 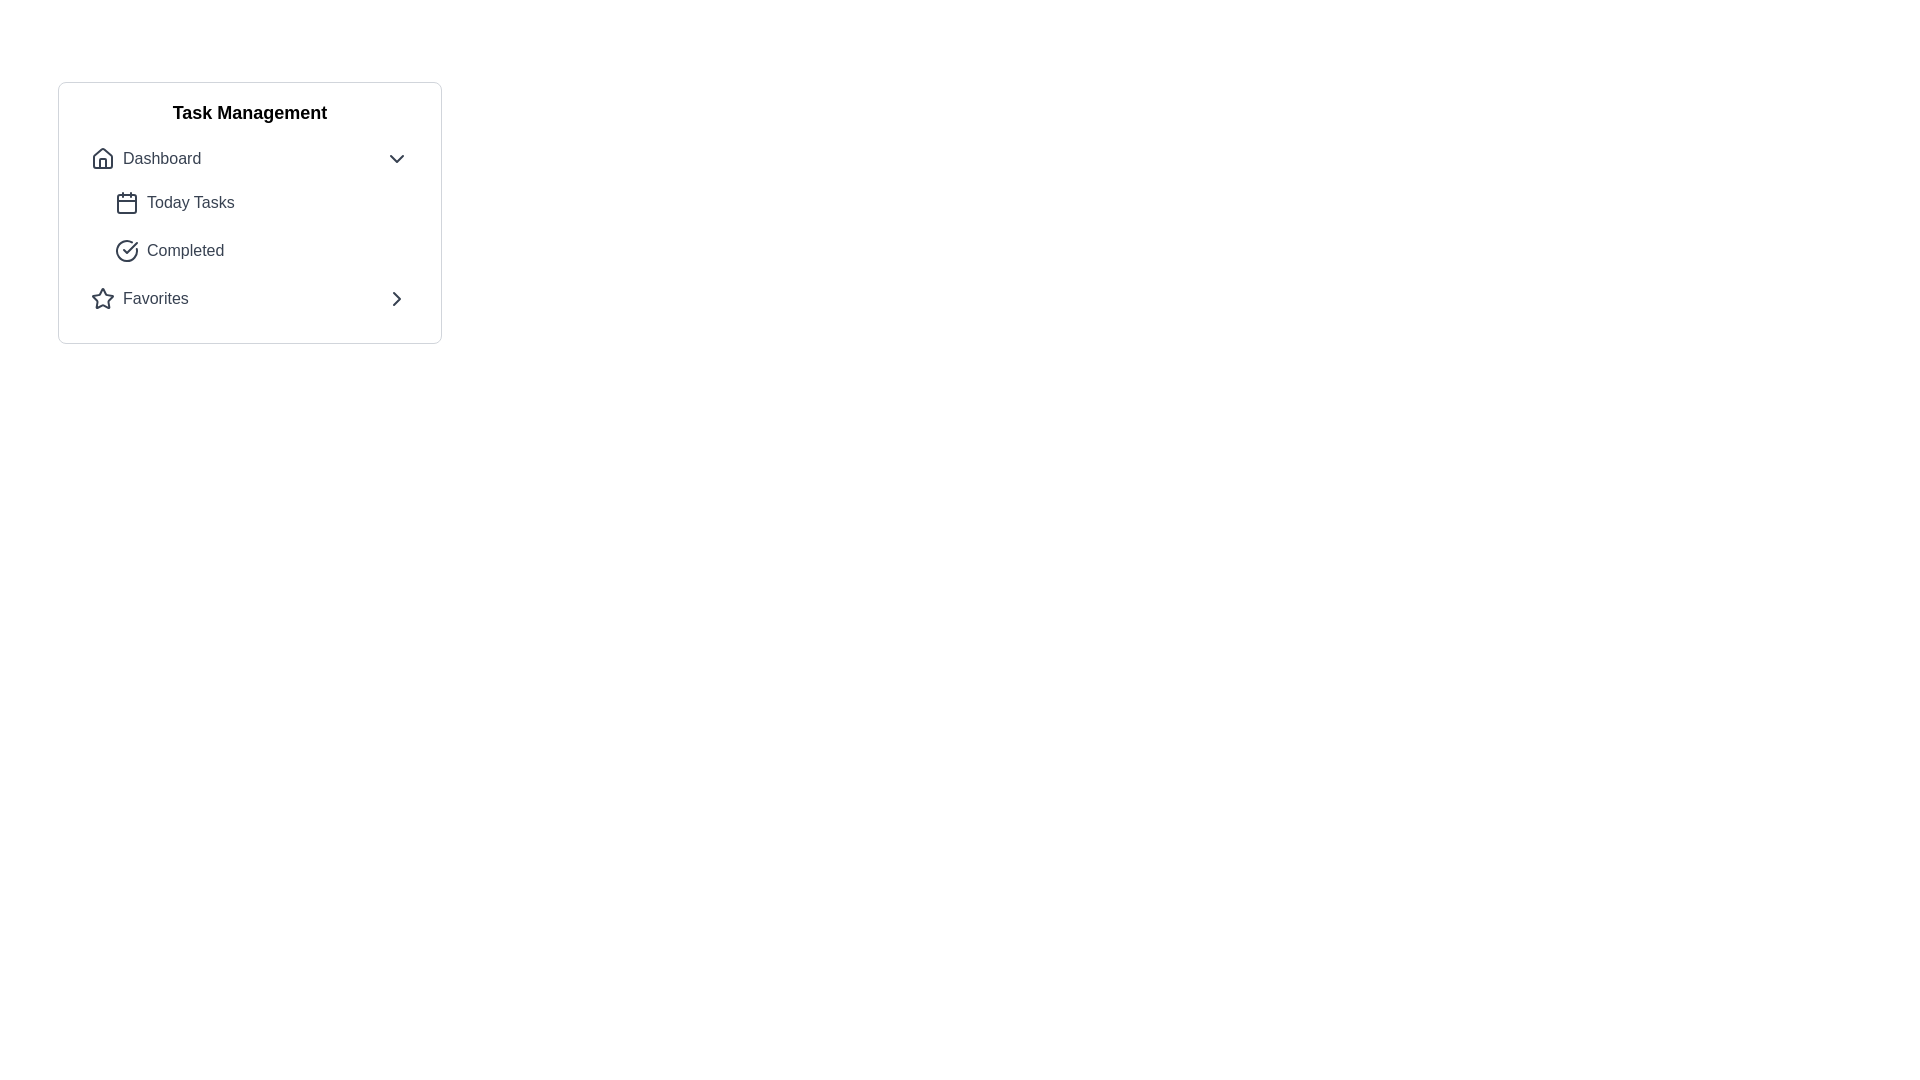 I want to click on the 'Completed' text label located in the third item of the vertical navigation list, so click(x=185, y=249).